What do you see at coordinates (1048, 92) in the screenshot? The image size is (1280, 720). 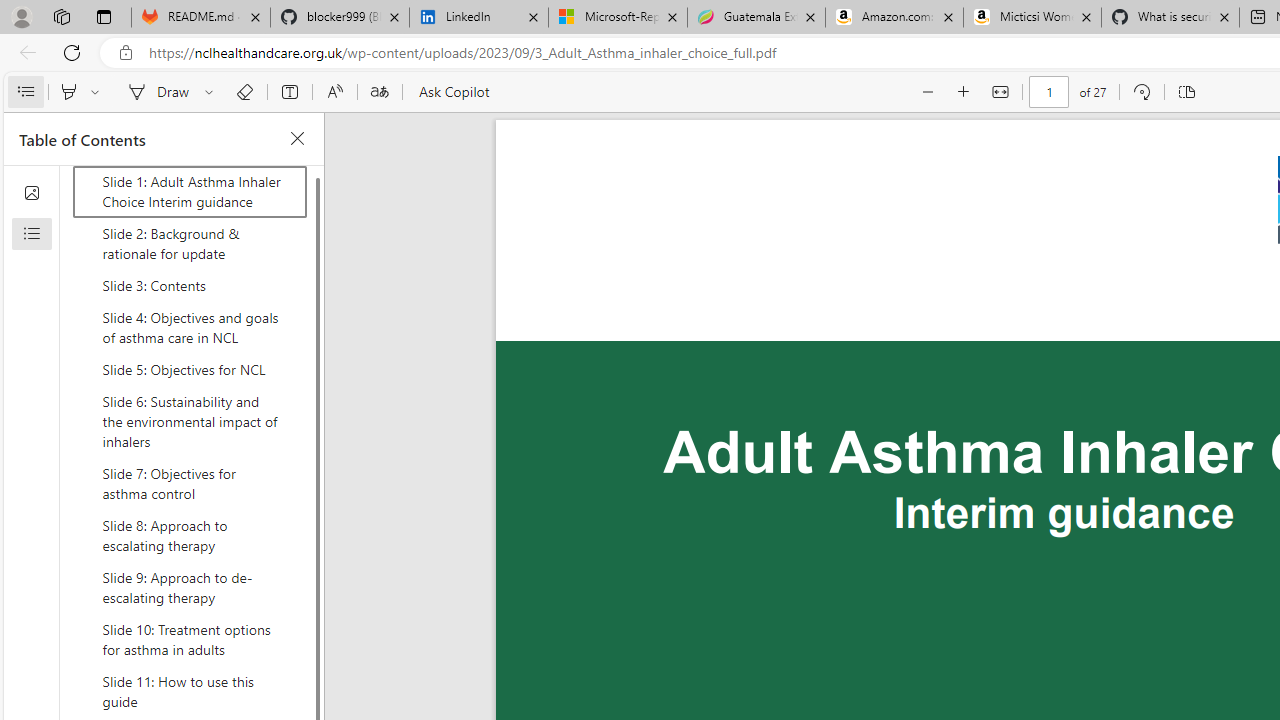 I see `'Page number'` at bounding box center [1048, 92].